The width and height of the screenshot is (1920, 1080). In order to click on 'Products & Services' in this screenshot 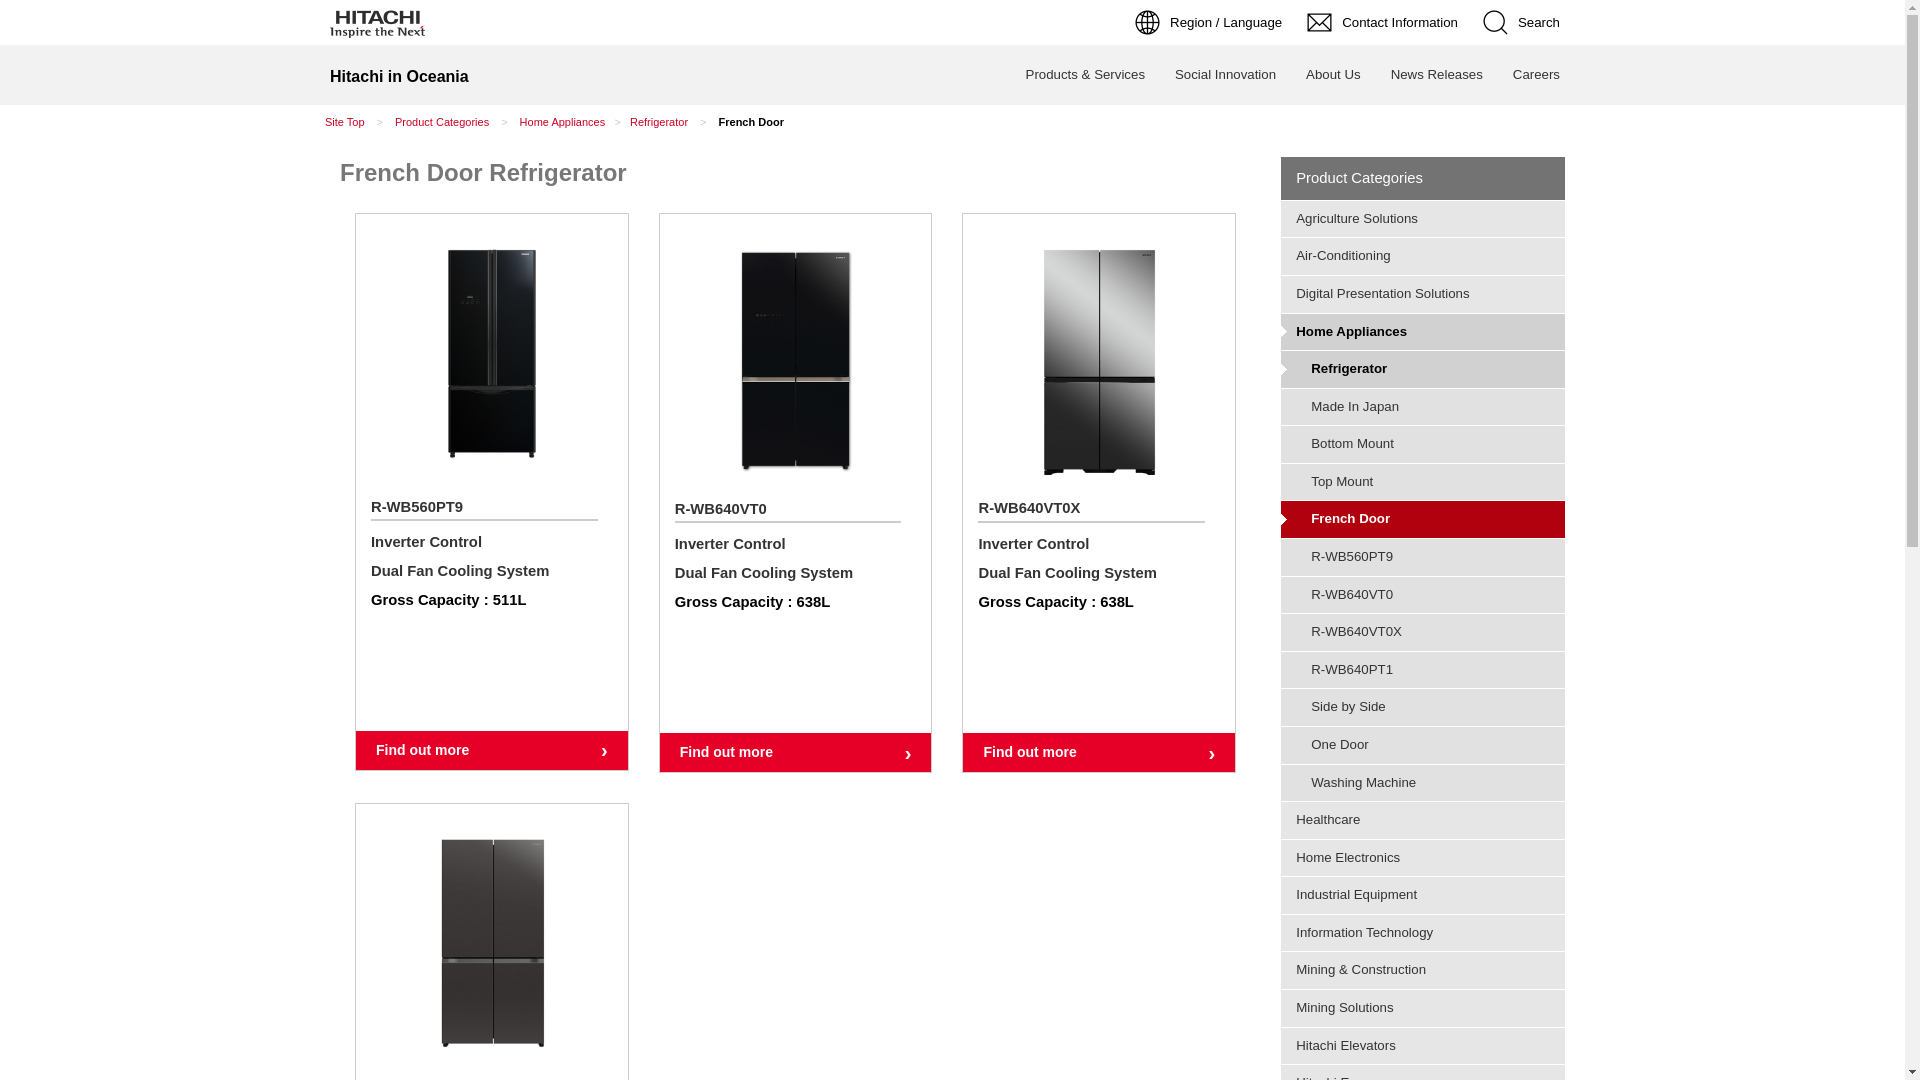, I will do `click(1084, 73)`.